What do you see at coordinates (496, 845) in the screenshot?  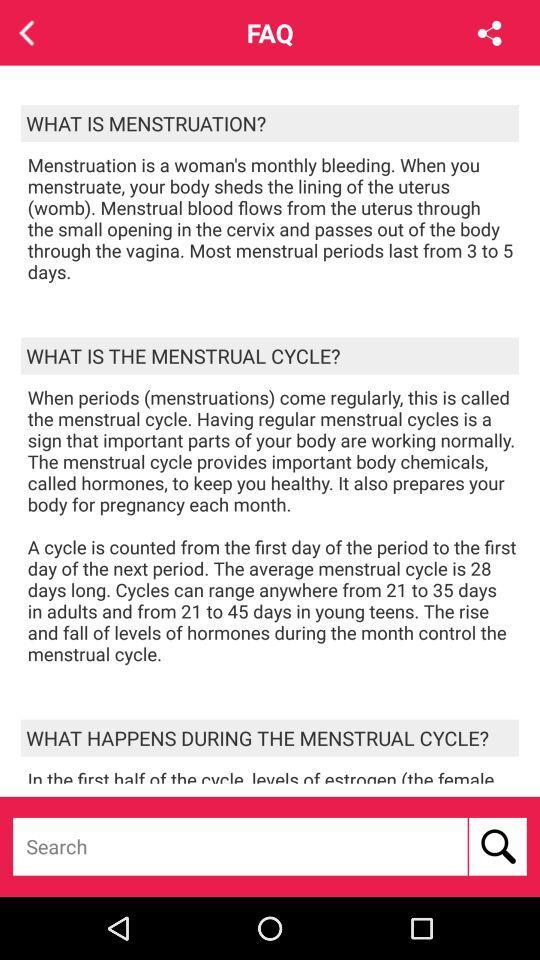 I see `item below in the first` at bounding box center [496, 845].